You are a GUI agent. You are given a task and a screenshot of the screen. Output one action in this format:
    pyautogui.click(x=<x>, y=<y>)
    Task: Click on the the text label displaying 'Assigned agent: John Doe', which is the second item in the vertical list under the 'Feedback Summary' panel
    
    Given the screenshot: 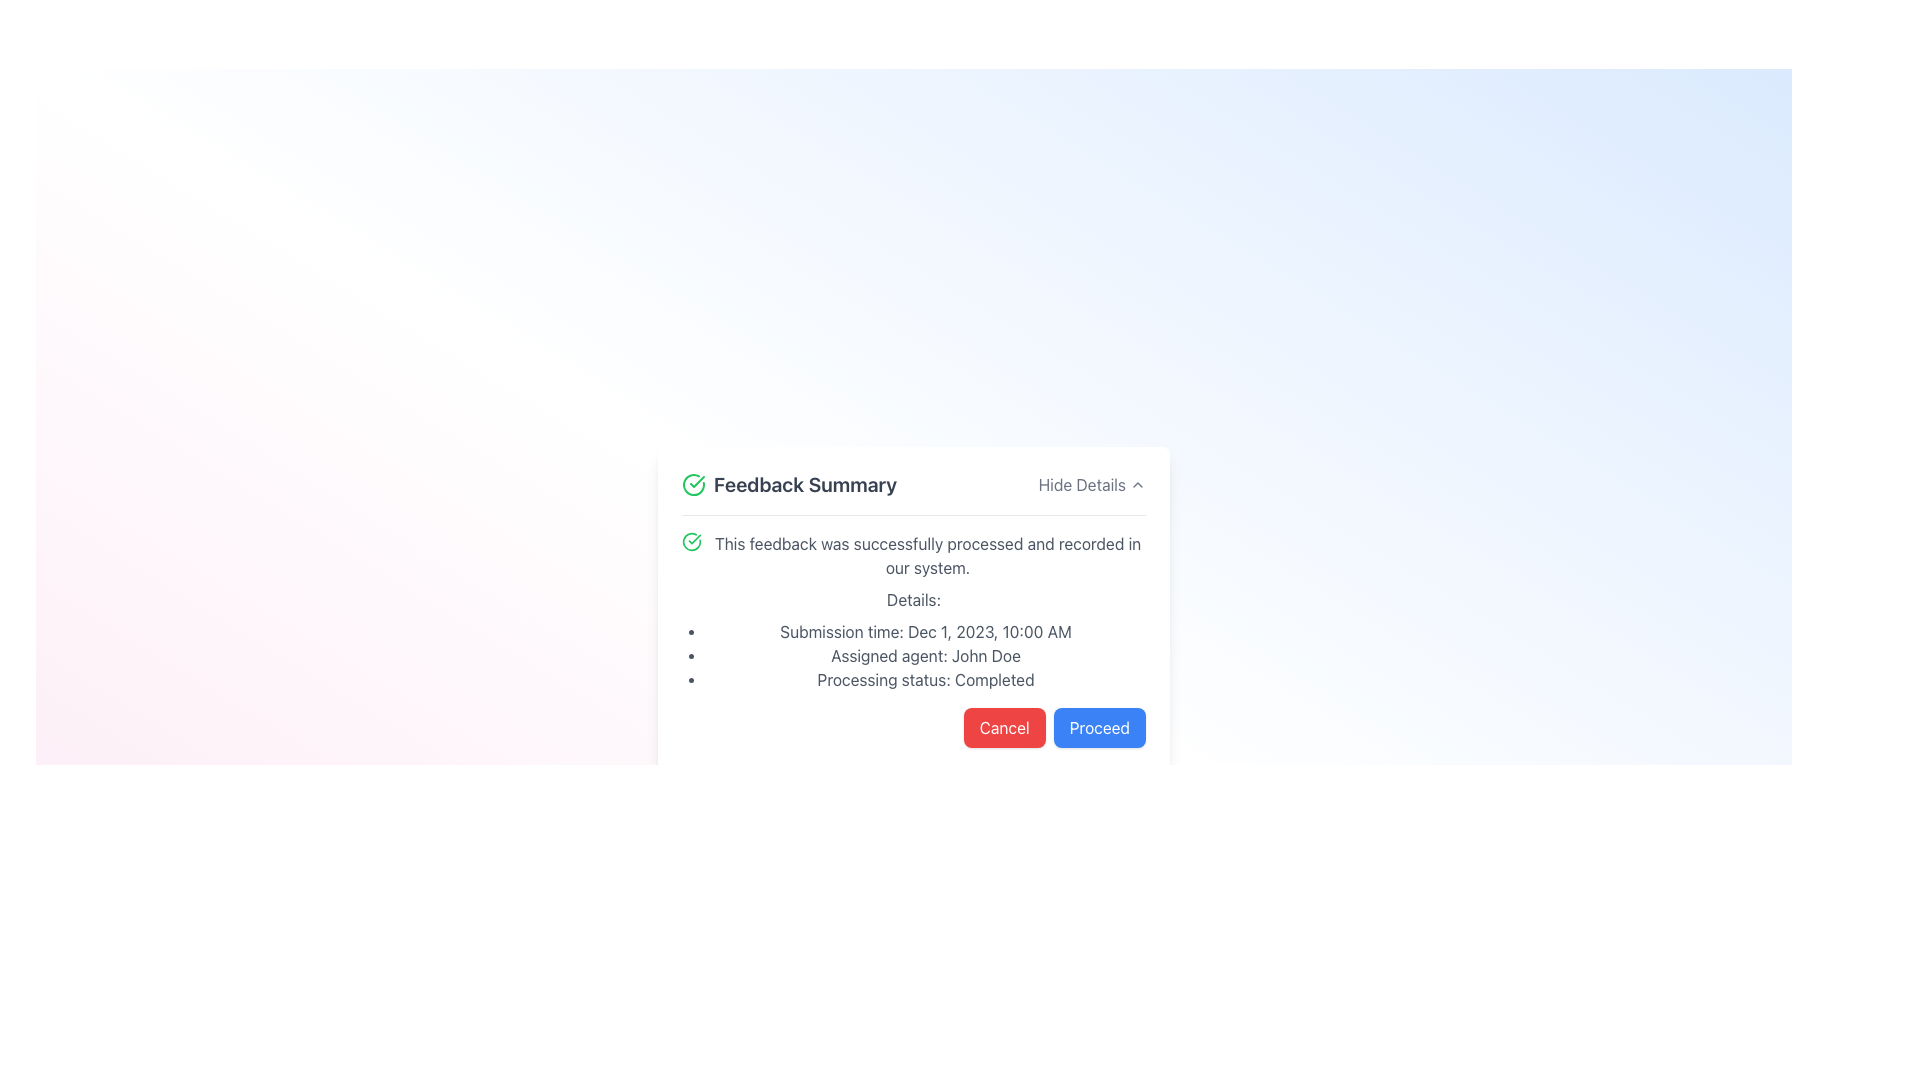 What is the action you would take?
    pyautogui.click(x=925, y=655)
    